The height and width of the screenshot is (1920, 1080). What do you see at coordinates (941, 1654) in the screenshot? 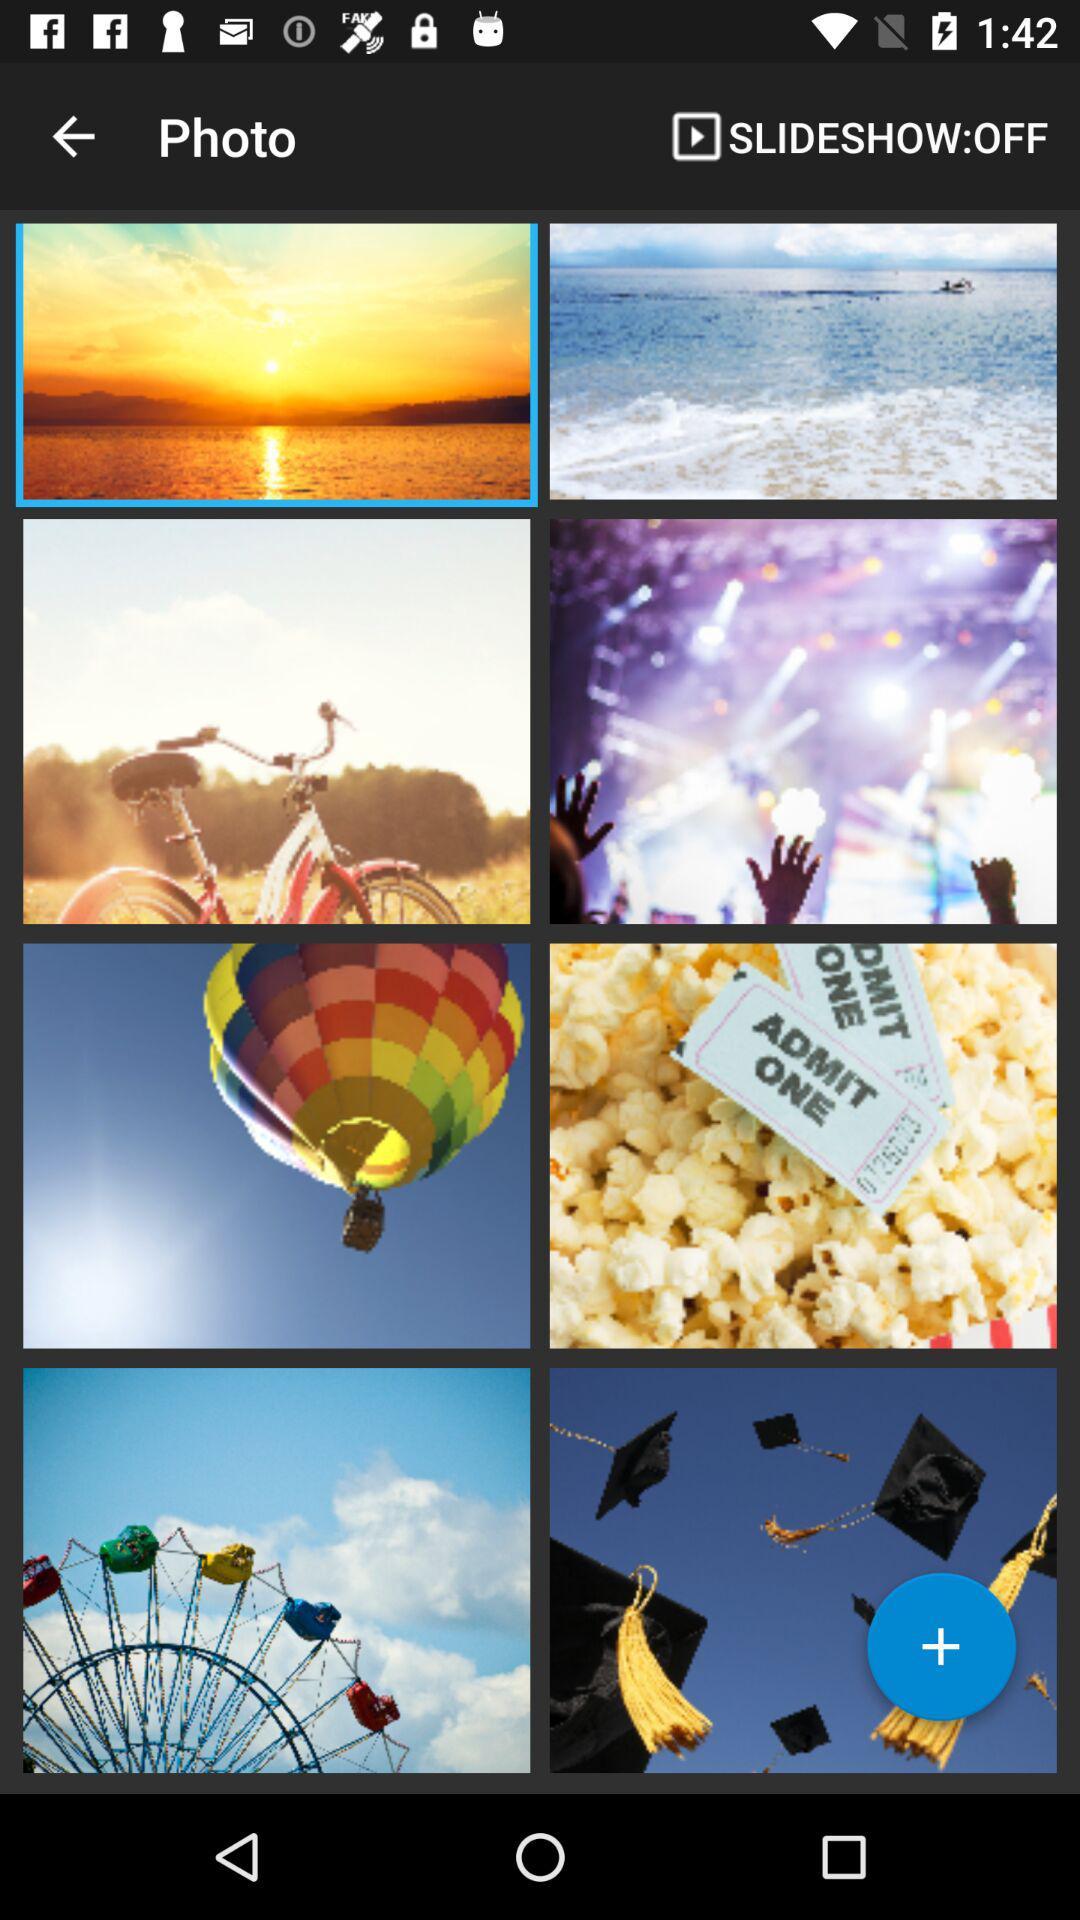
I see `new photo` at bounding box center [941, 1654].